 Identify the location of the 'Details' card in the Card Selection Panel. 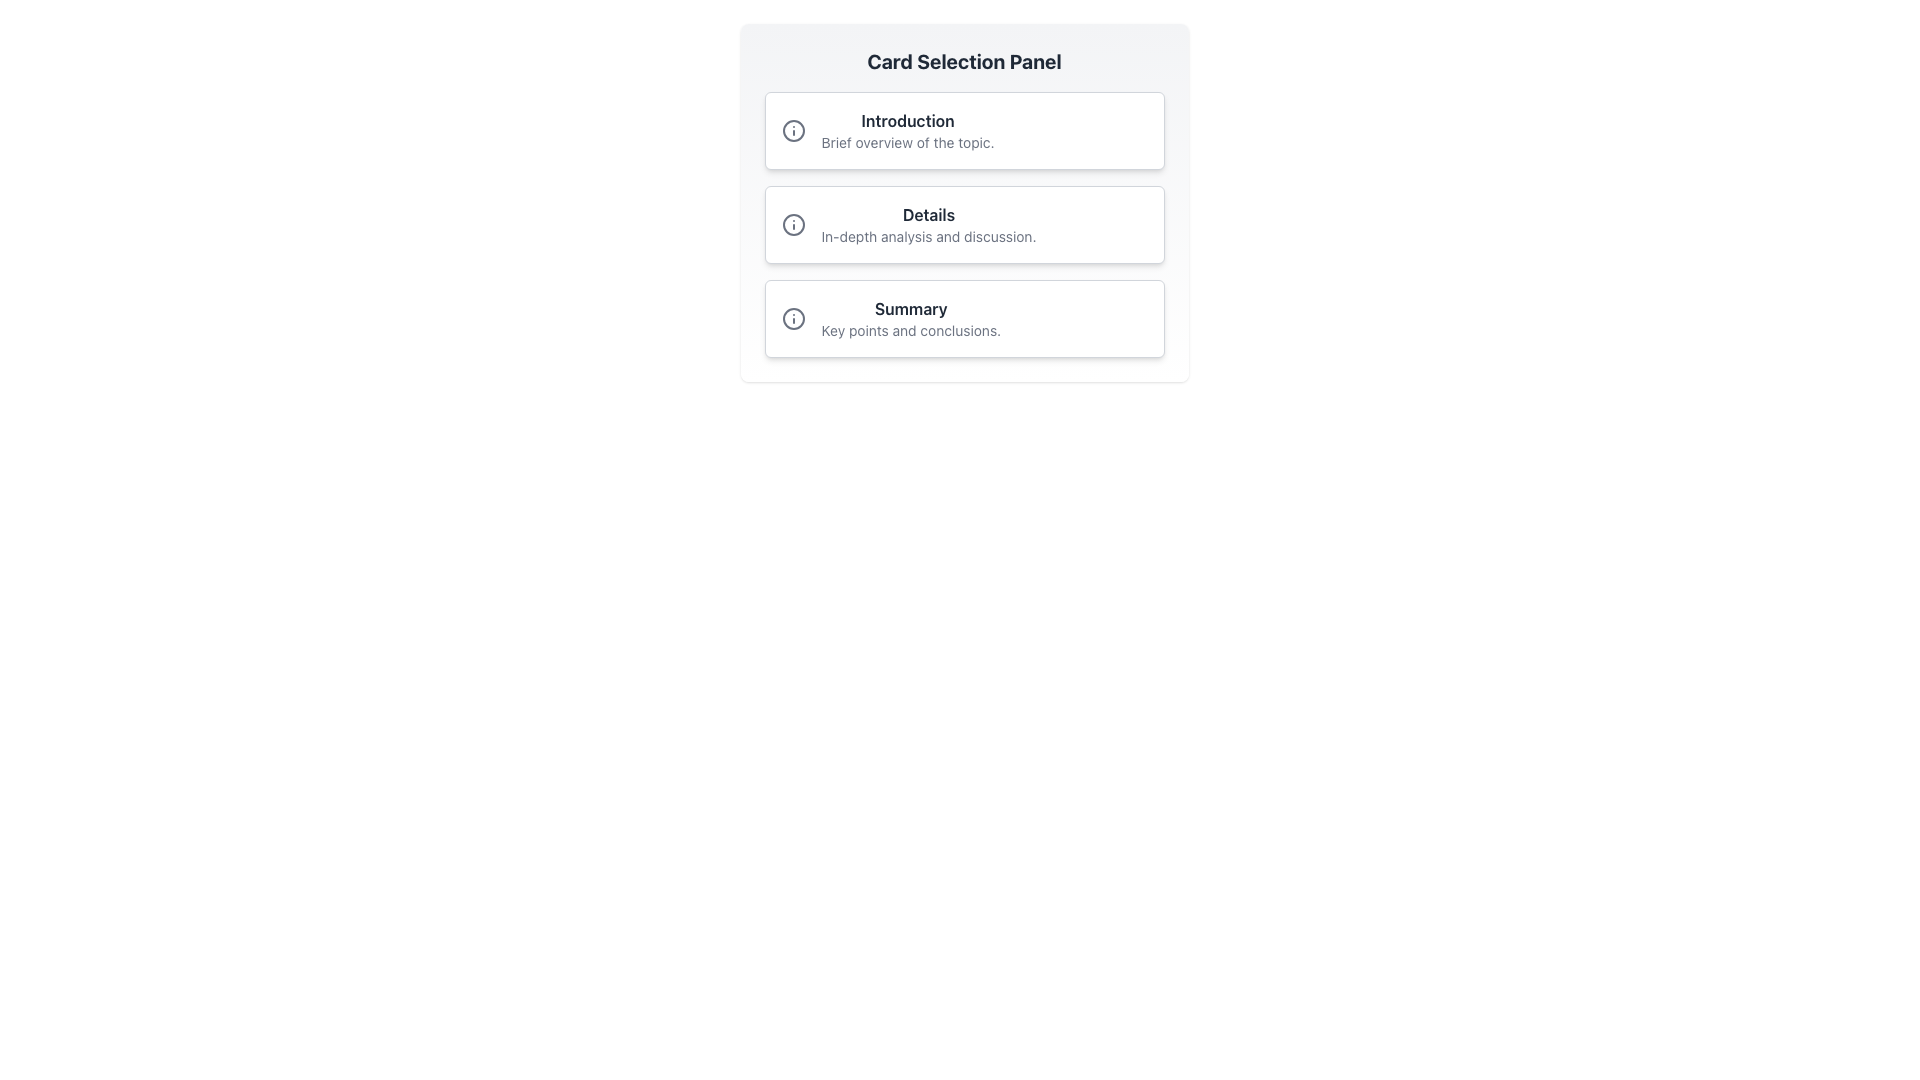
(927, 224).